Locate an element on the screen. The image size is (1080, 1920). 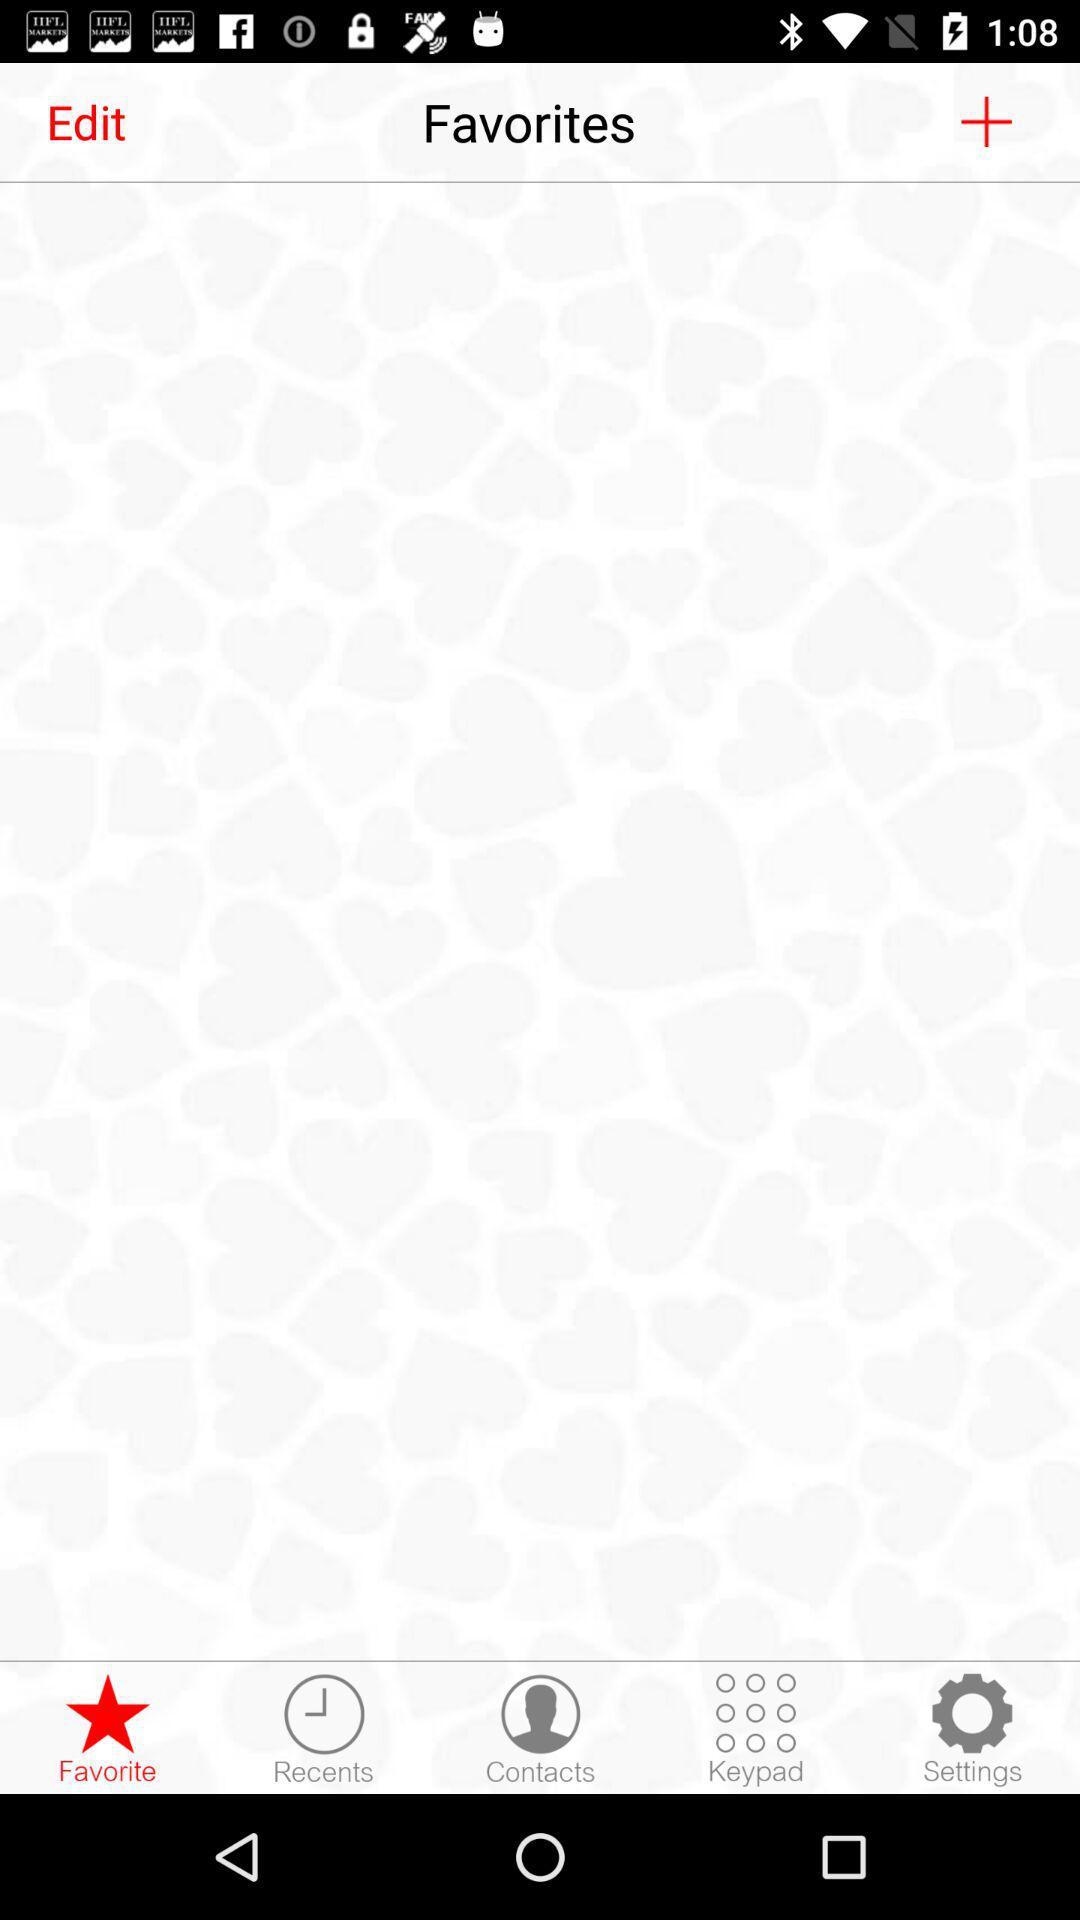
recent calls is located at coordinates (323, 1728).